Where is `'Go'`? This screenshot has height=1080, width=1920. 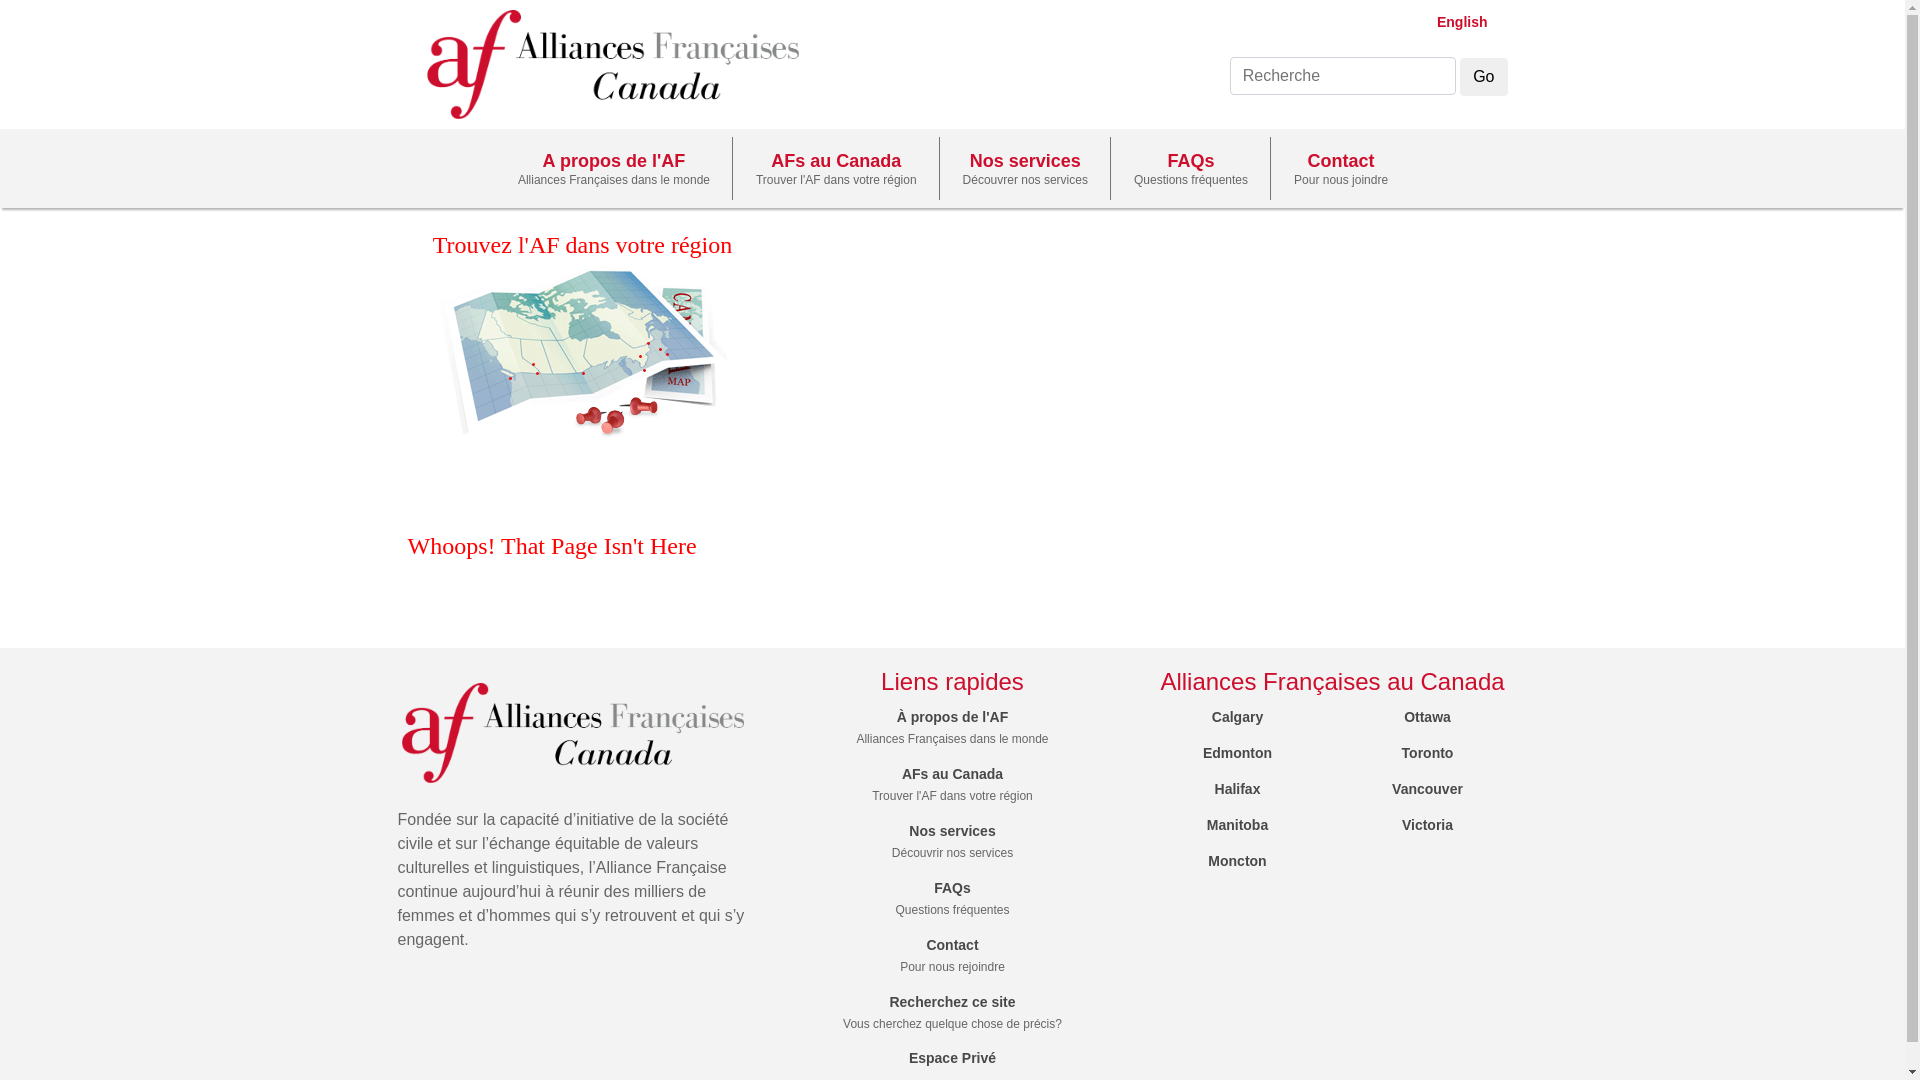 'Go' is located at coordinates (1483, 76).